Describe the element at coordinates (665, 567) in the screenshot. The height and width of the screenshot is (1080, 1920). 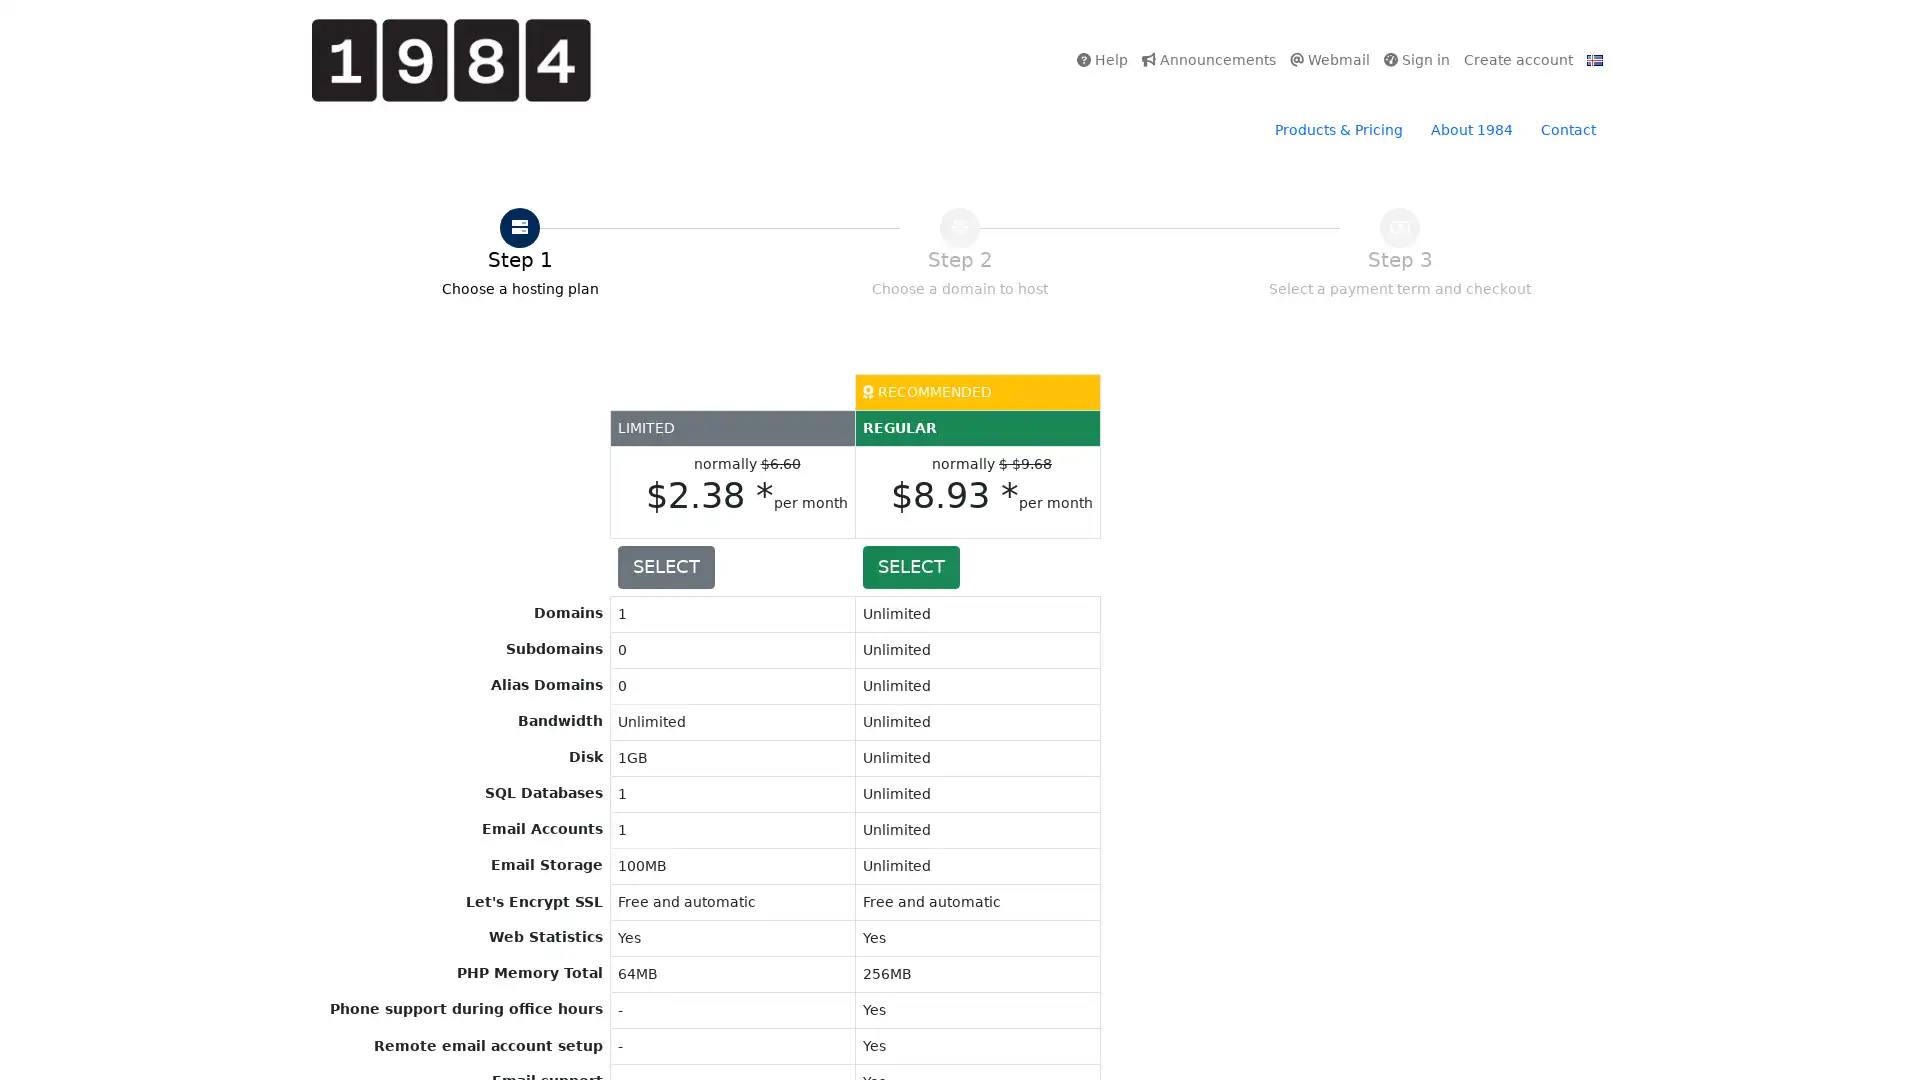
I see `SELECT` at that location.